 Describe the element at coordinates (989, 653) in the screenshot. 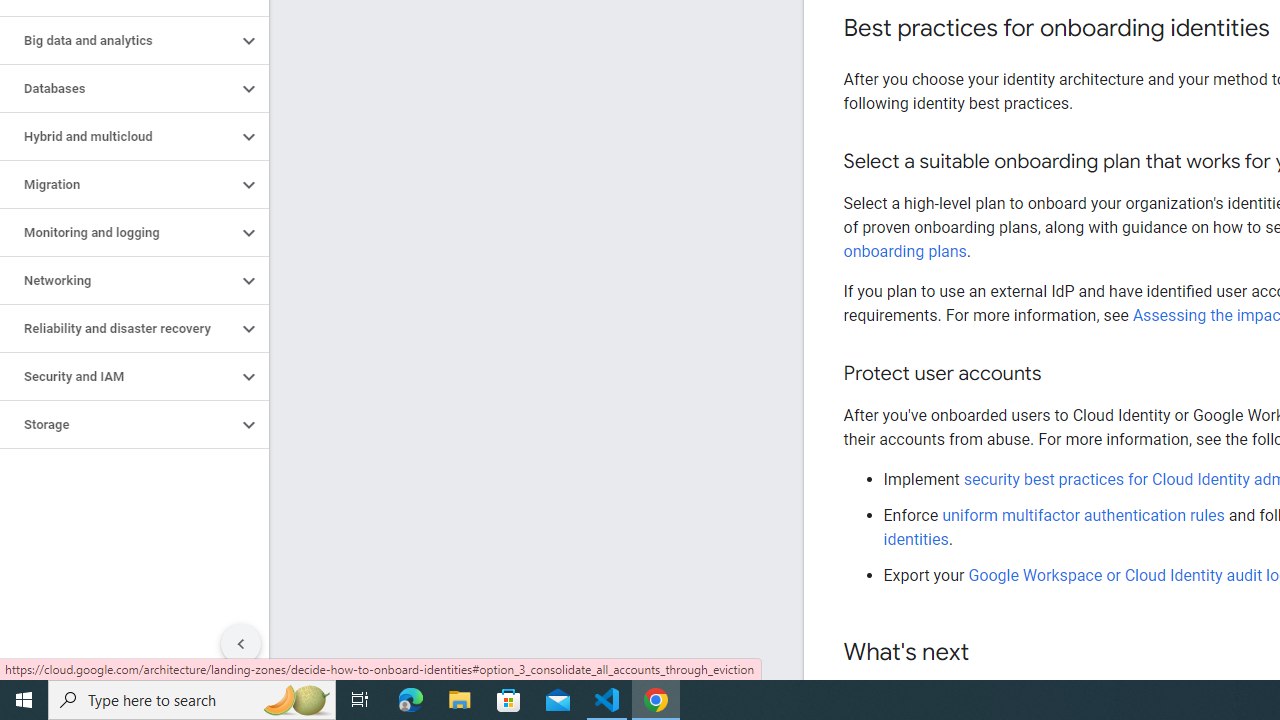

I see `'Copy link to this section: What'` at that location.